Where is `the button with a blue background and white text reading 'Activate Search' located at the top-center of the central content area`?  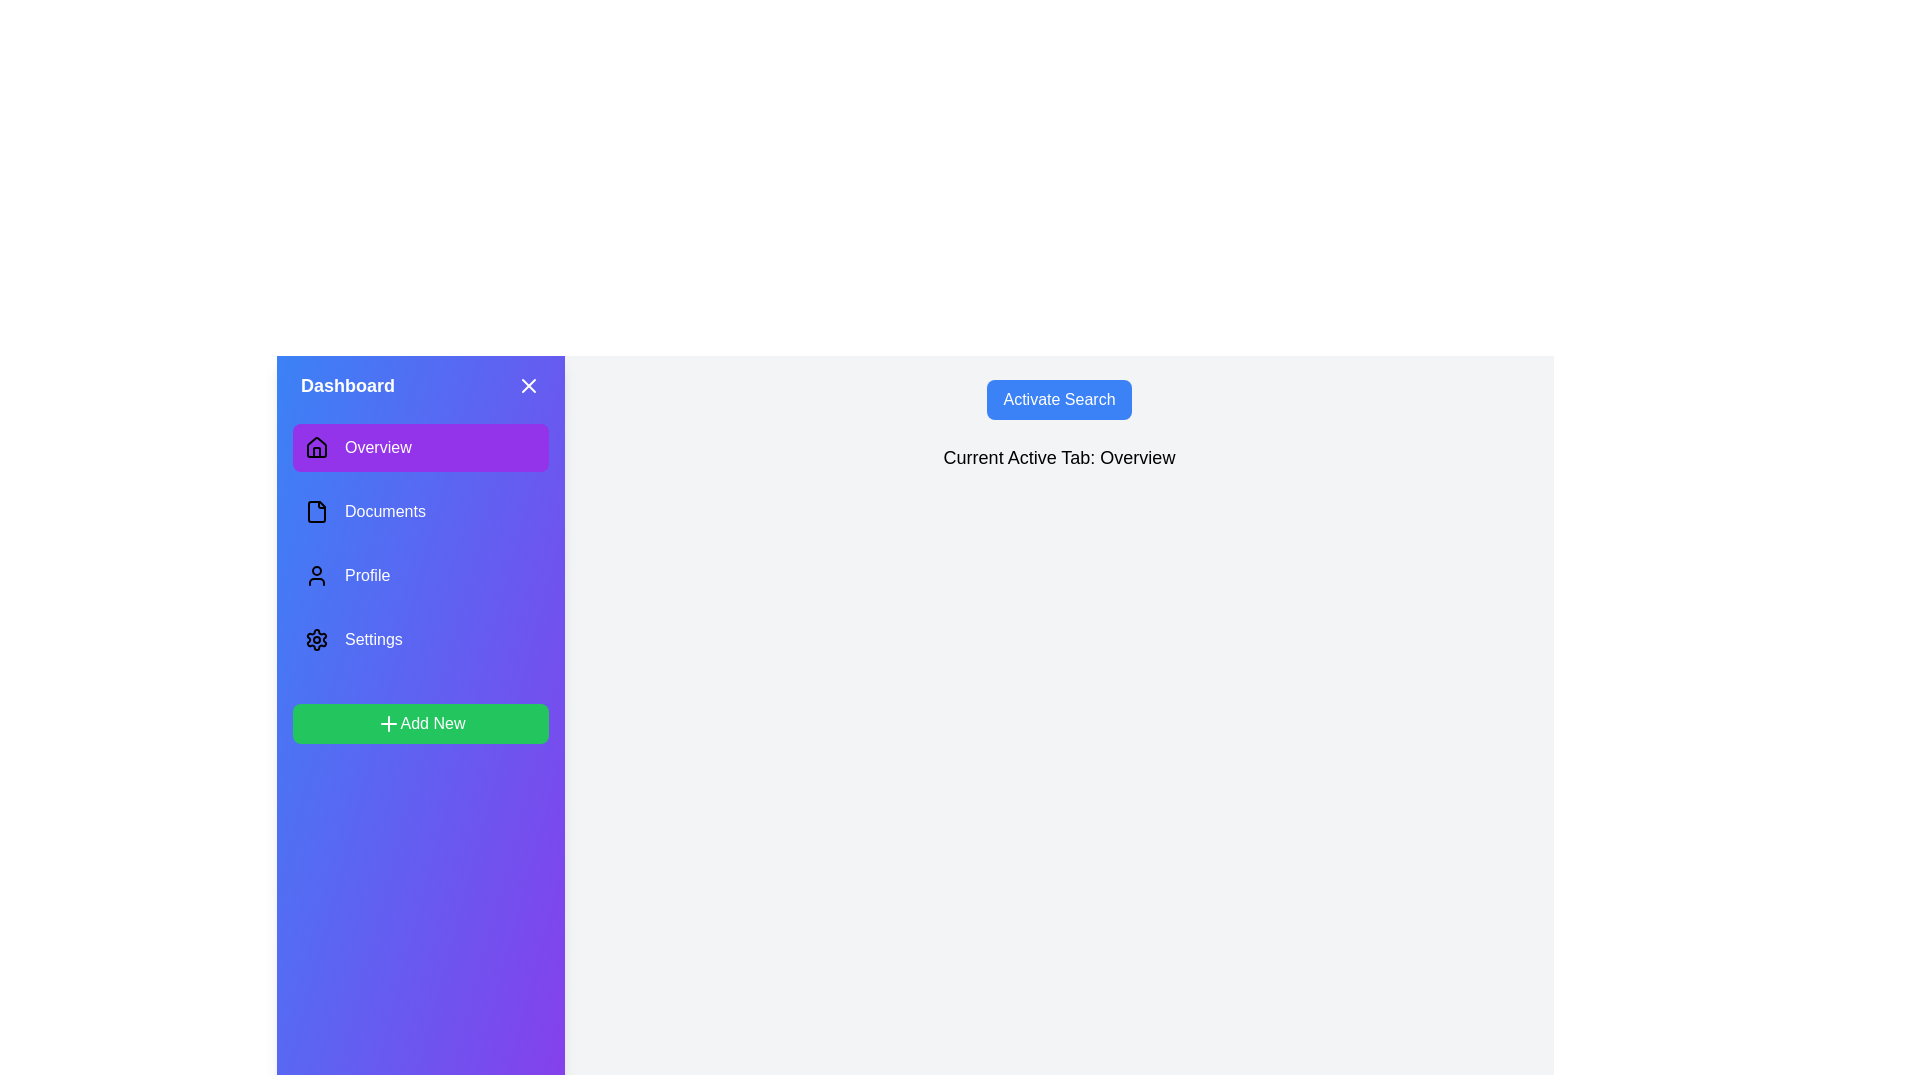
the button with a blue background and white text reading 'Activate Search' located at the top-center of the central content area is located at coordinates (1058, 400).